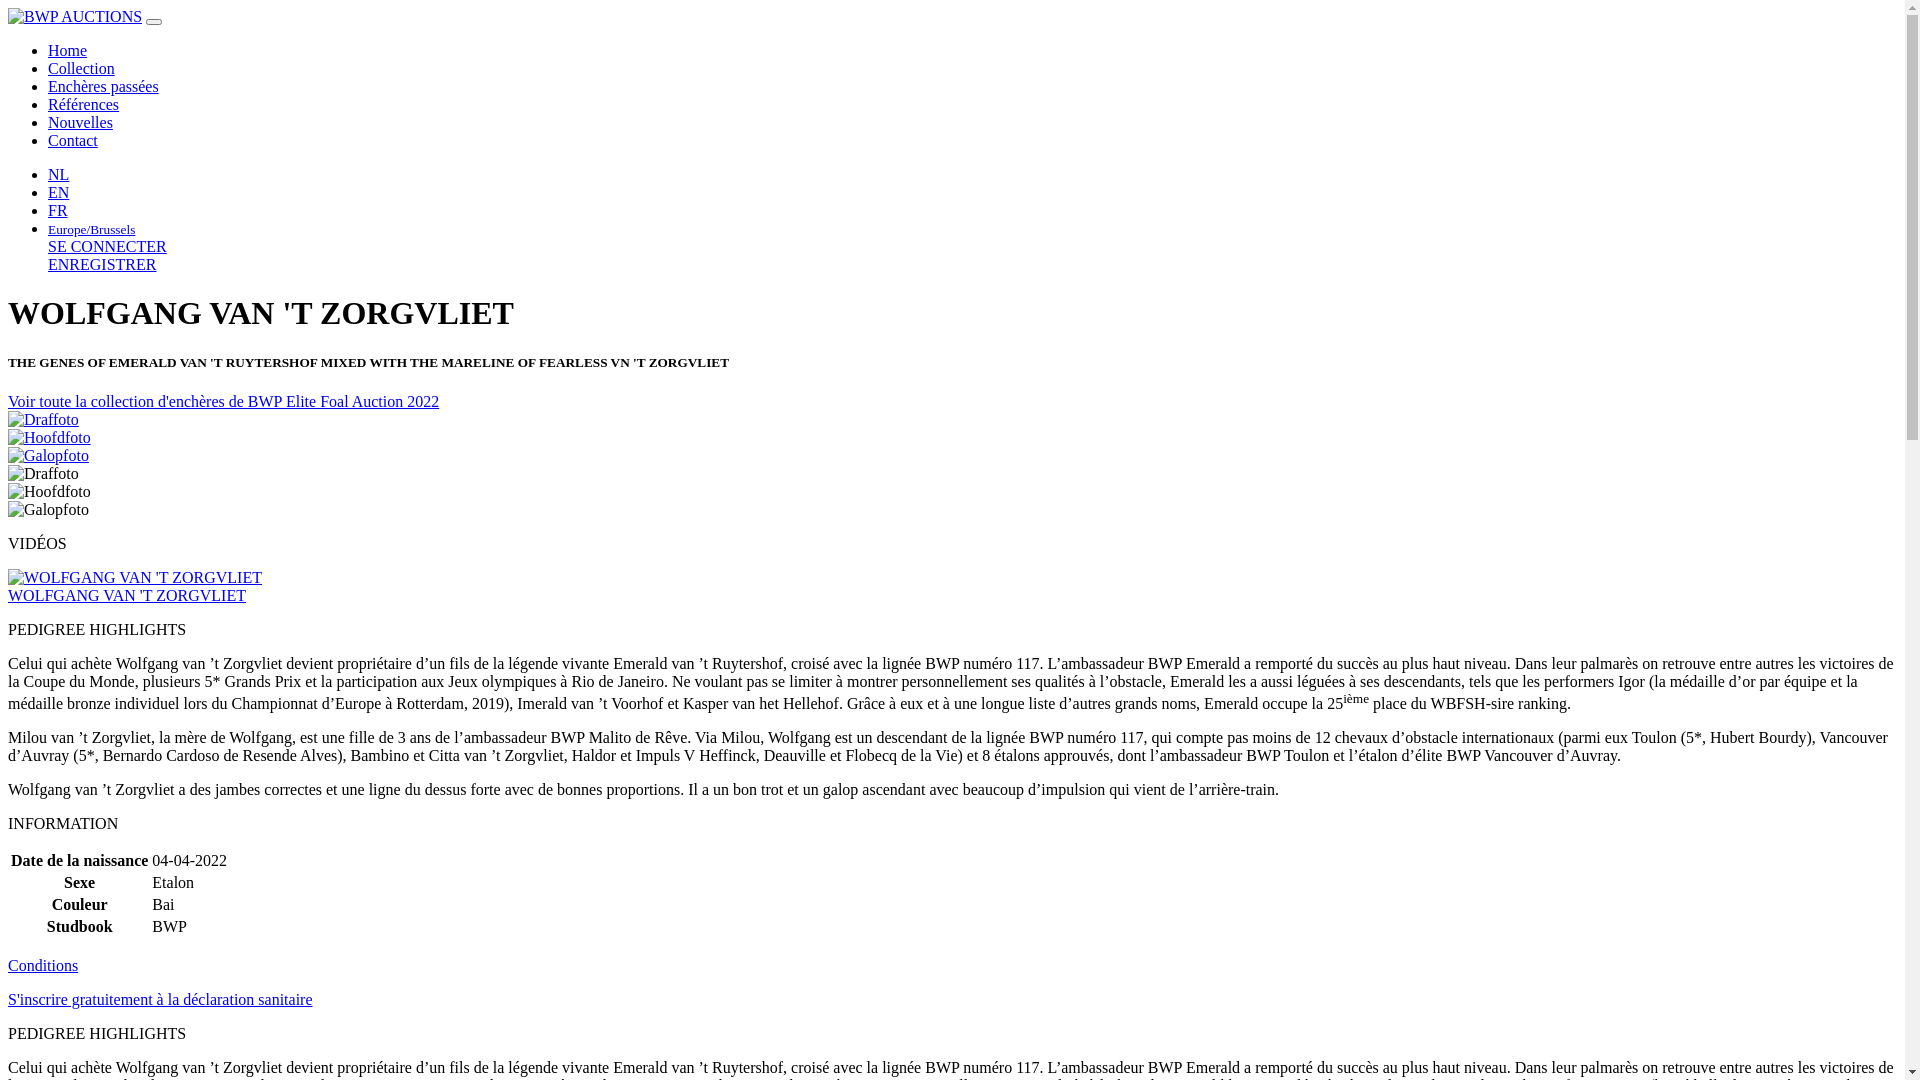 This screenshot has height=1080, width=1920. I want to click on 'ENREGISTRER', so click(48, 263).